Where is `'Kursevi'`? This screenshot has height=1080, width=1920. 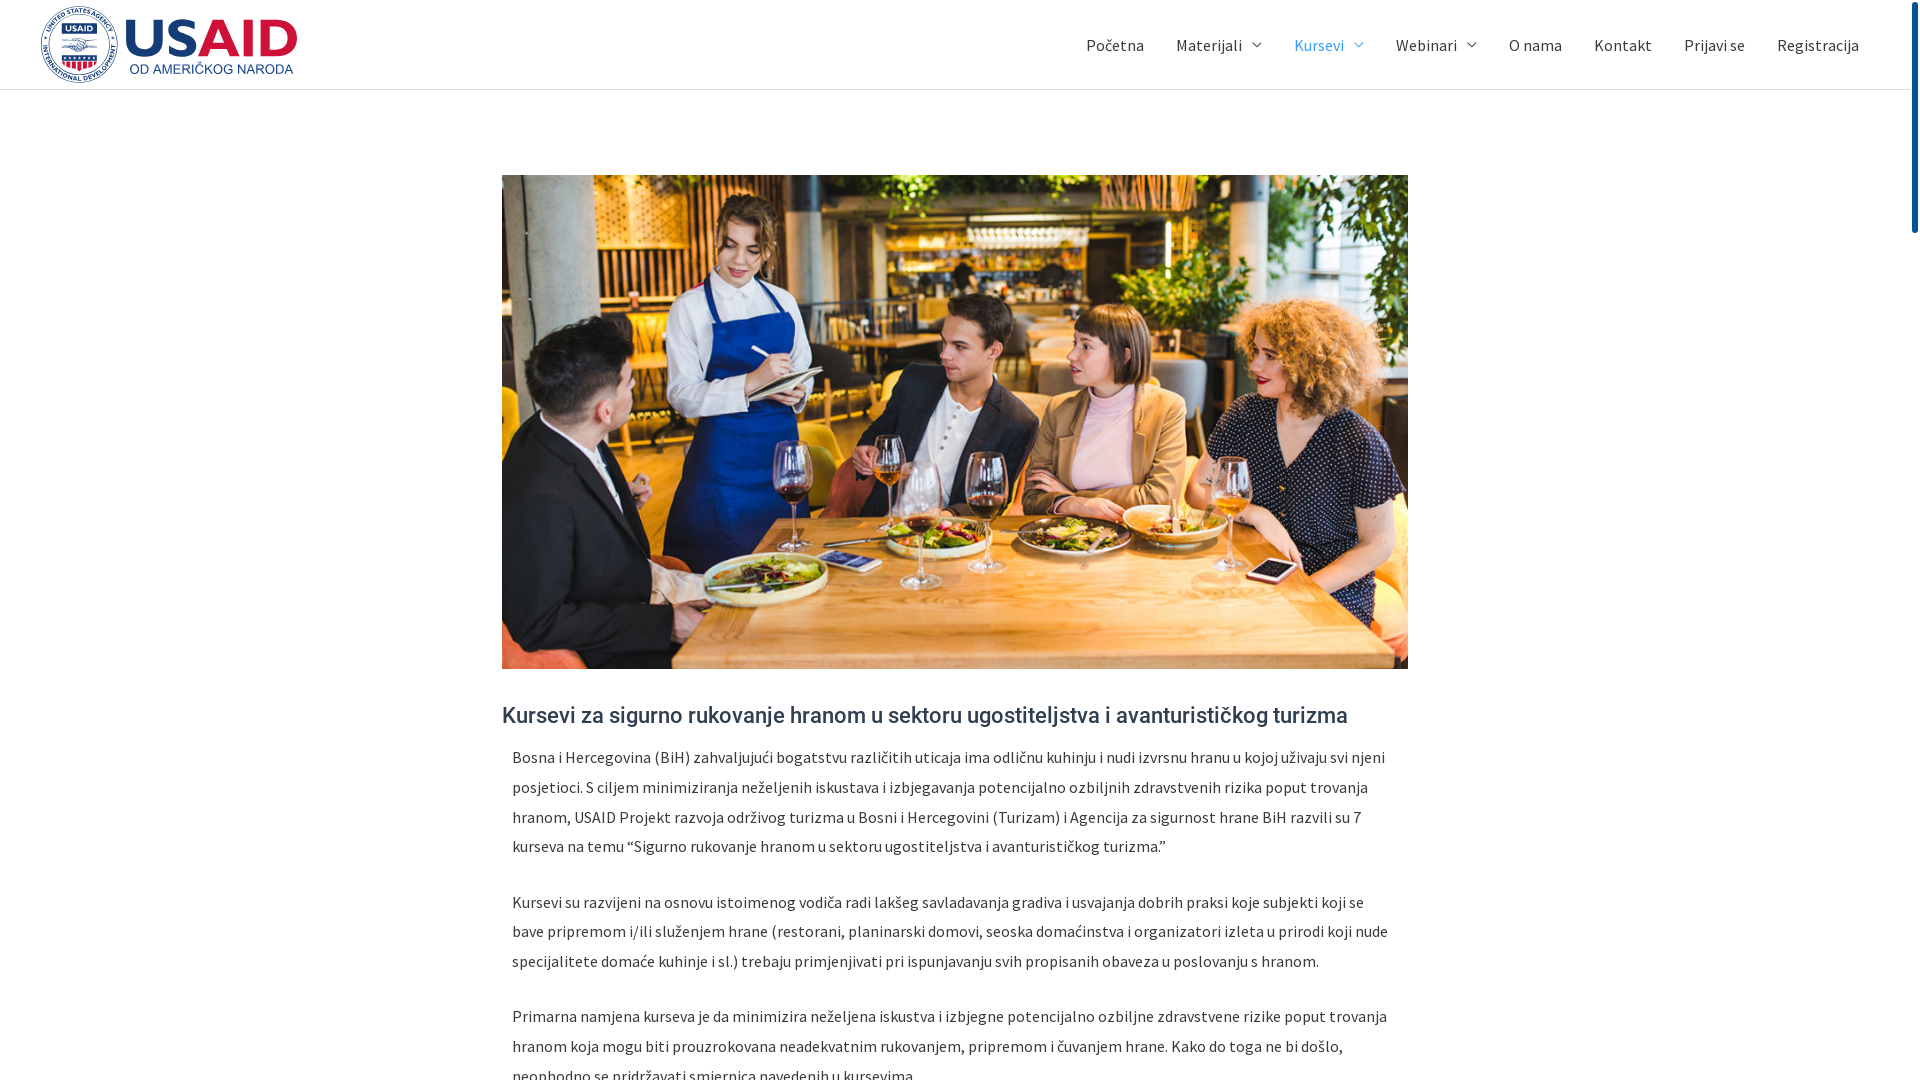 'Kursevi' is located at coordinates (1329, 43).